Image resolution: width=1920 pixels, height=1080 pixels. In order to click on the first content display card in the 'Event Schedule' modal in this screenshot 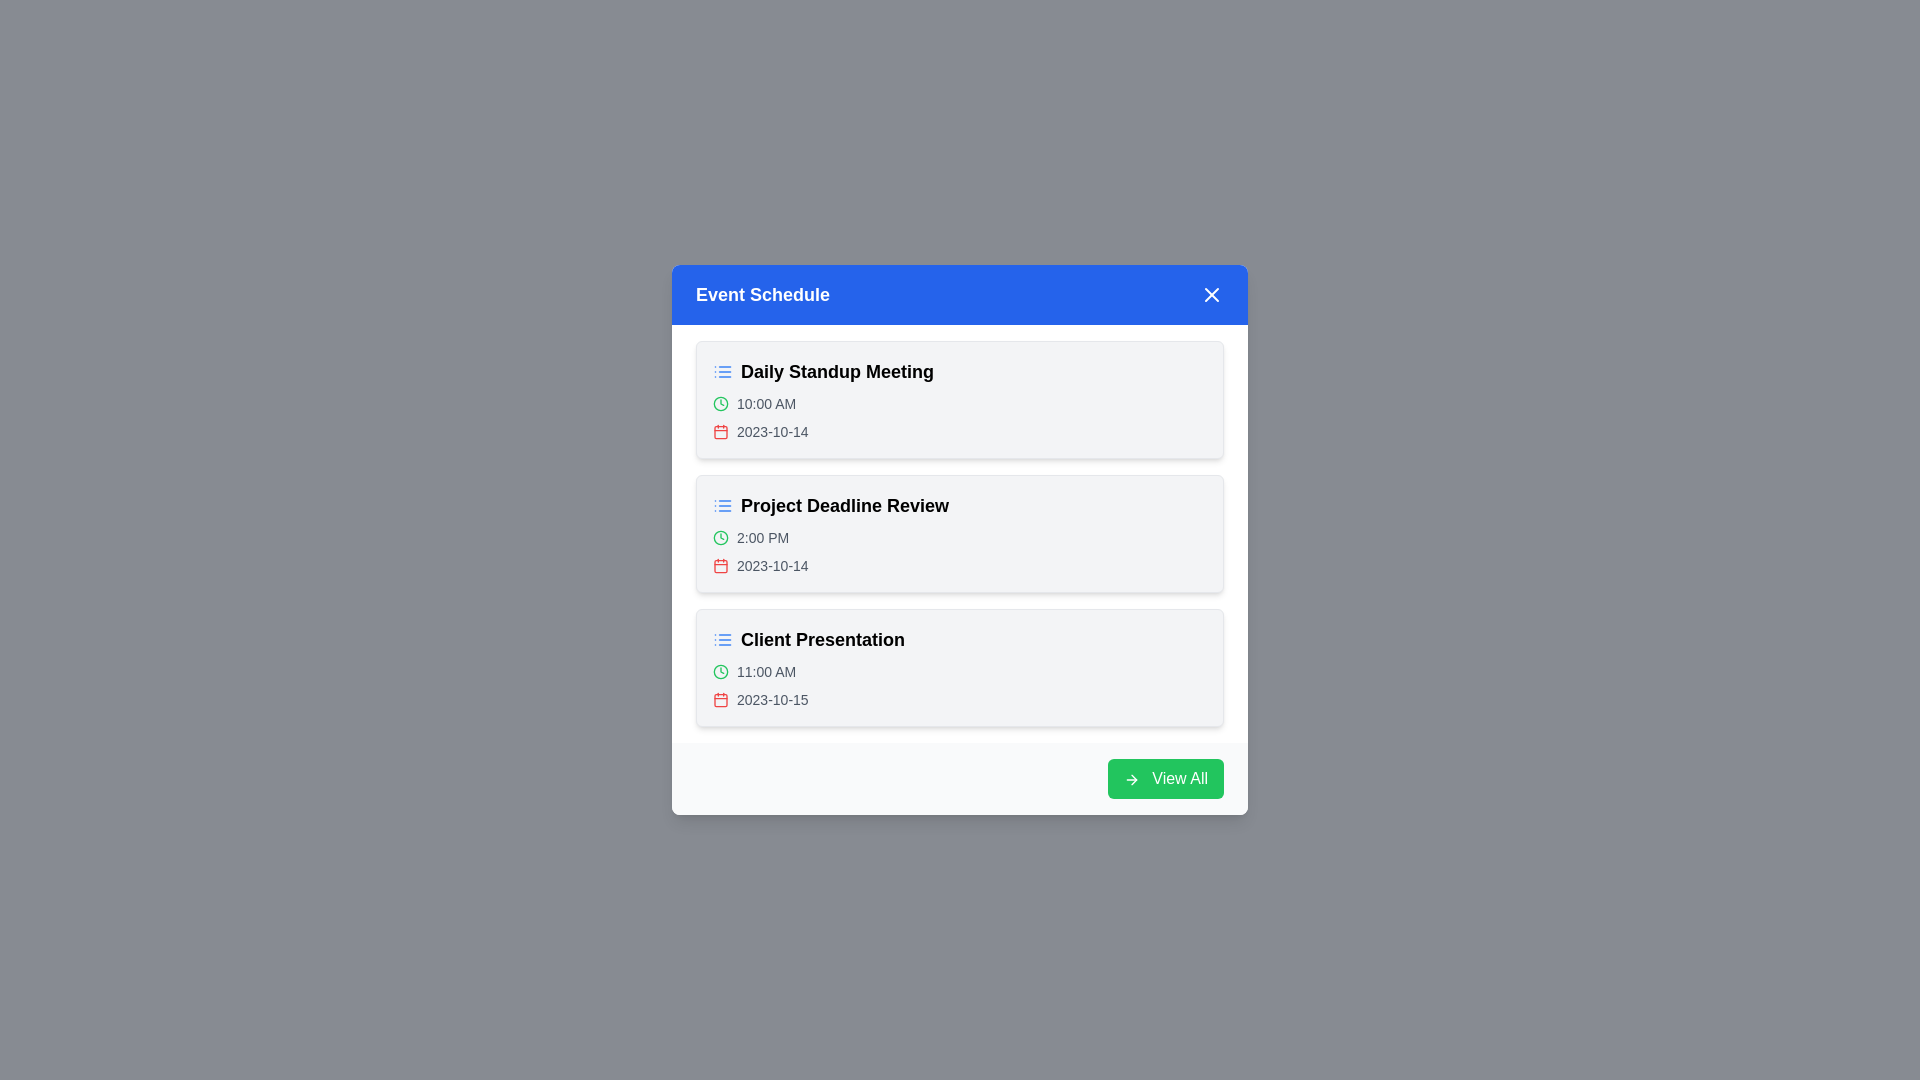, I will do `click(960, 400)`.